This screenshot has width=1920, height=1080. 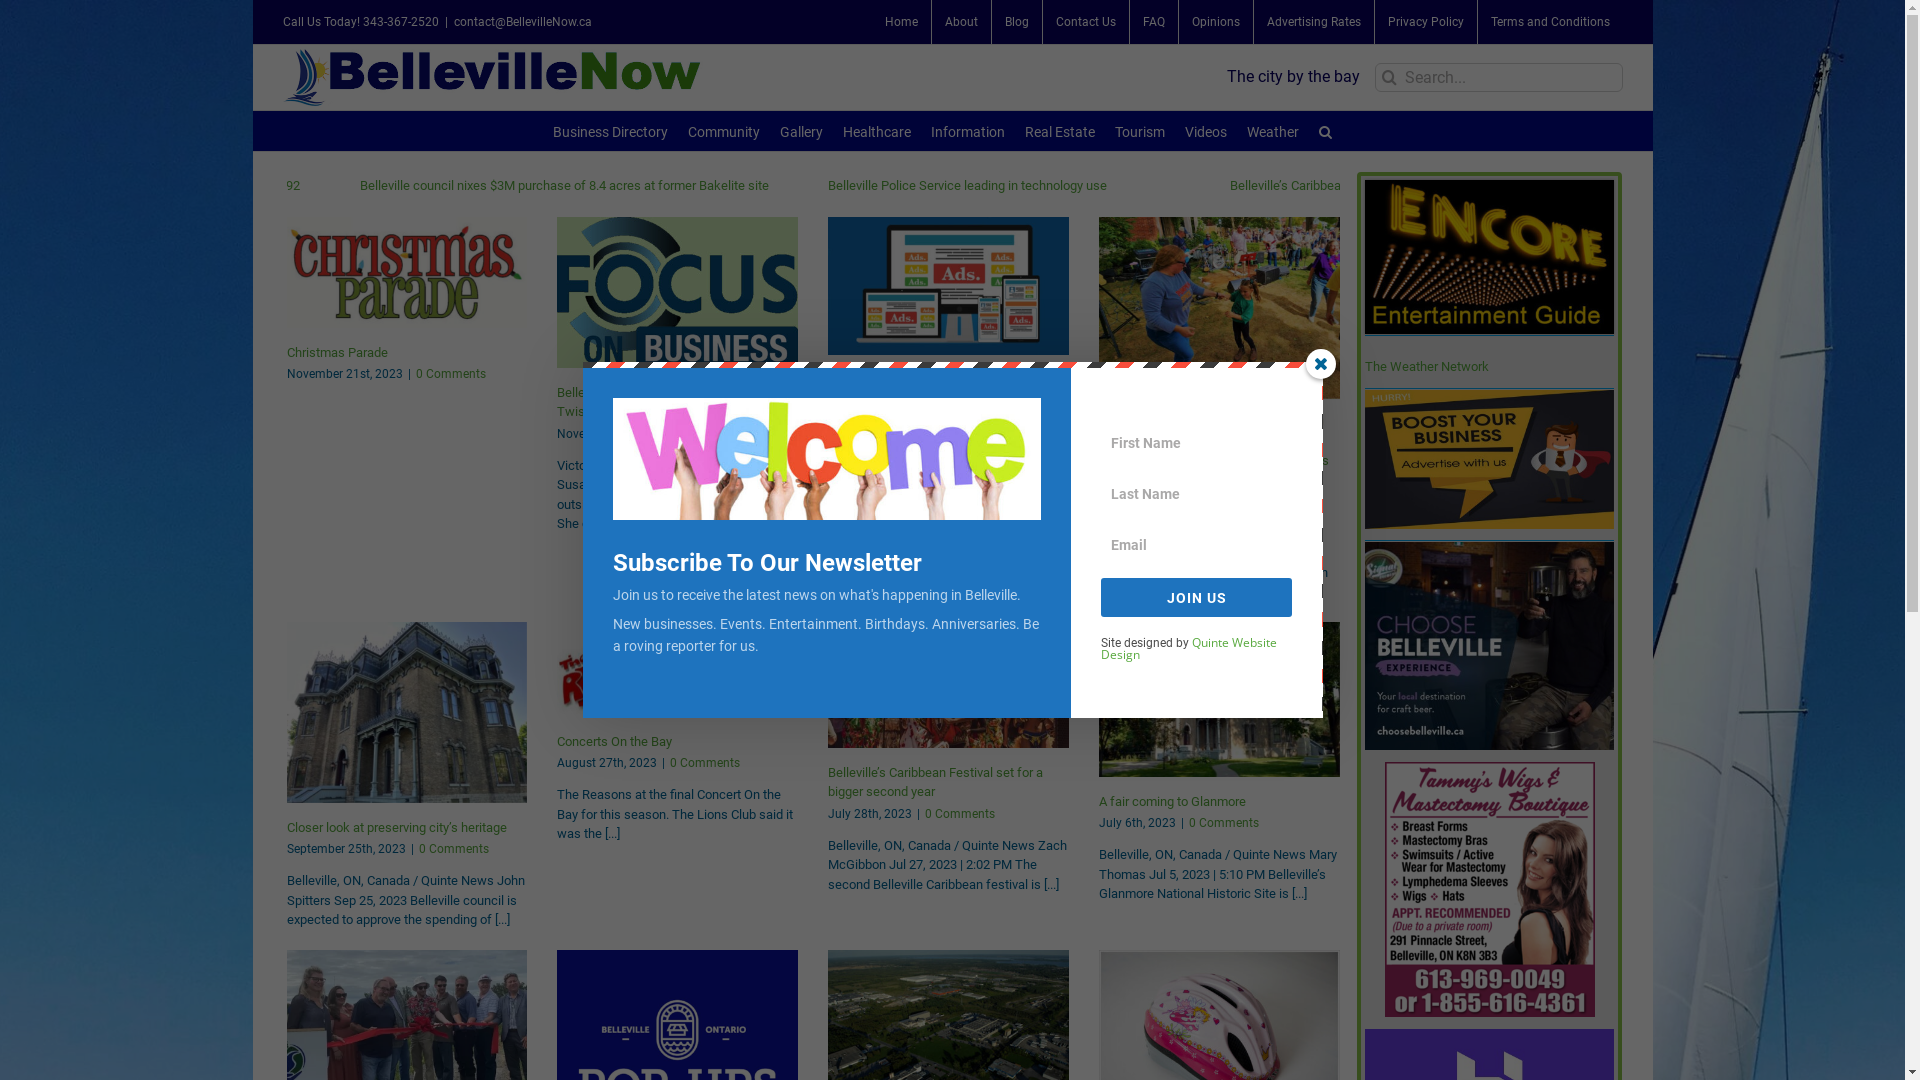 I want to click on 'Quinte Website Design', so click(x=1189, y=648).